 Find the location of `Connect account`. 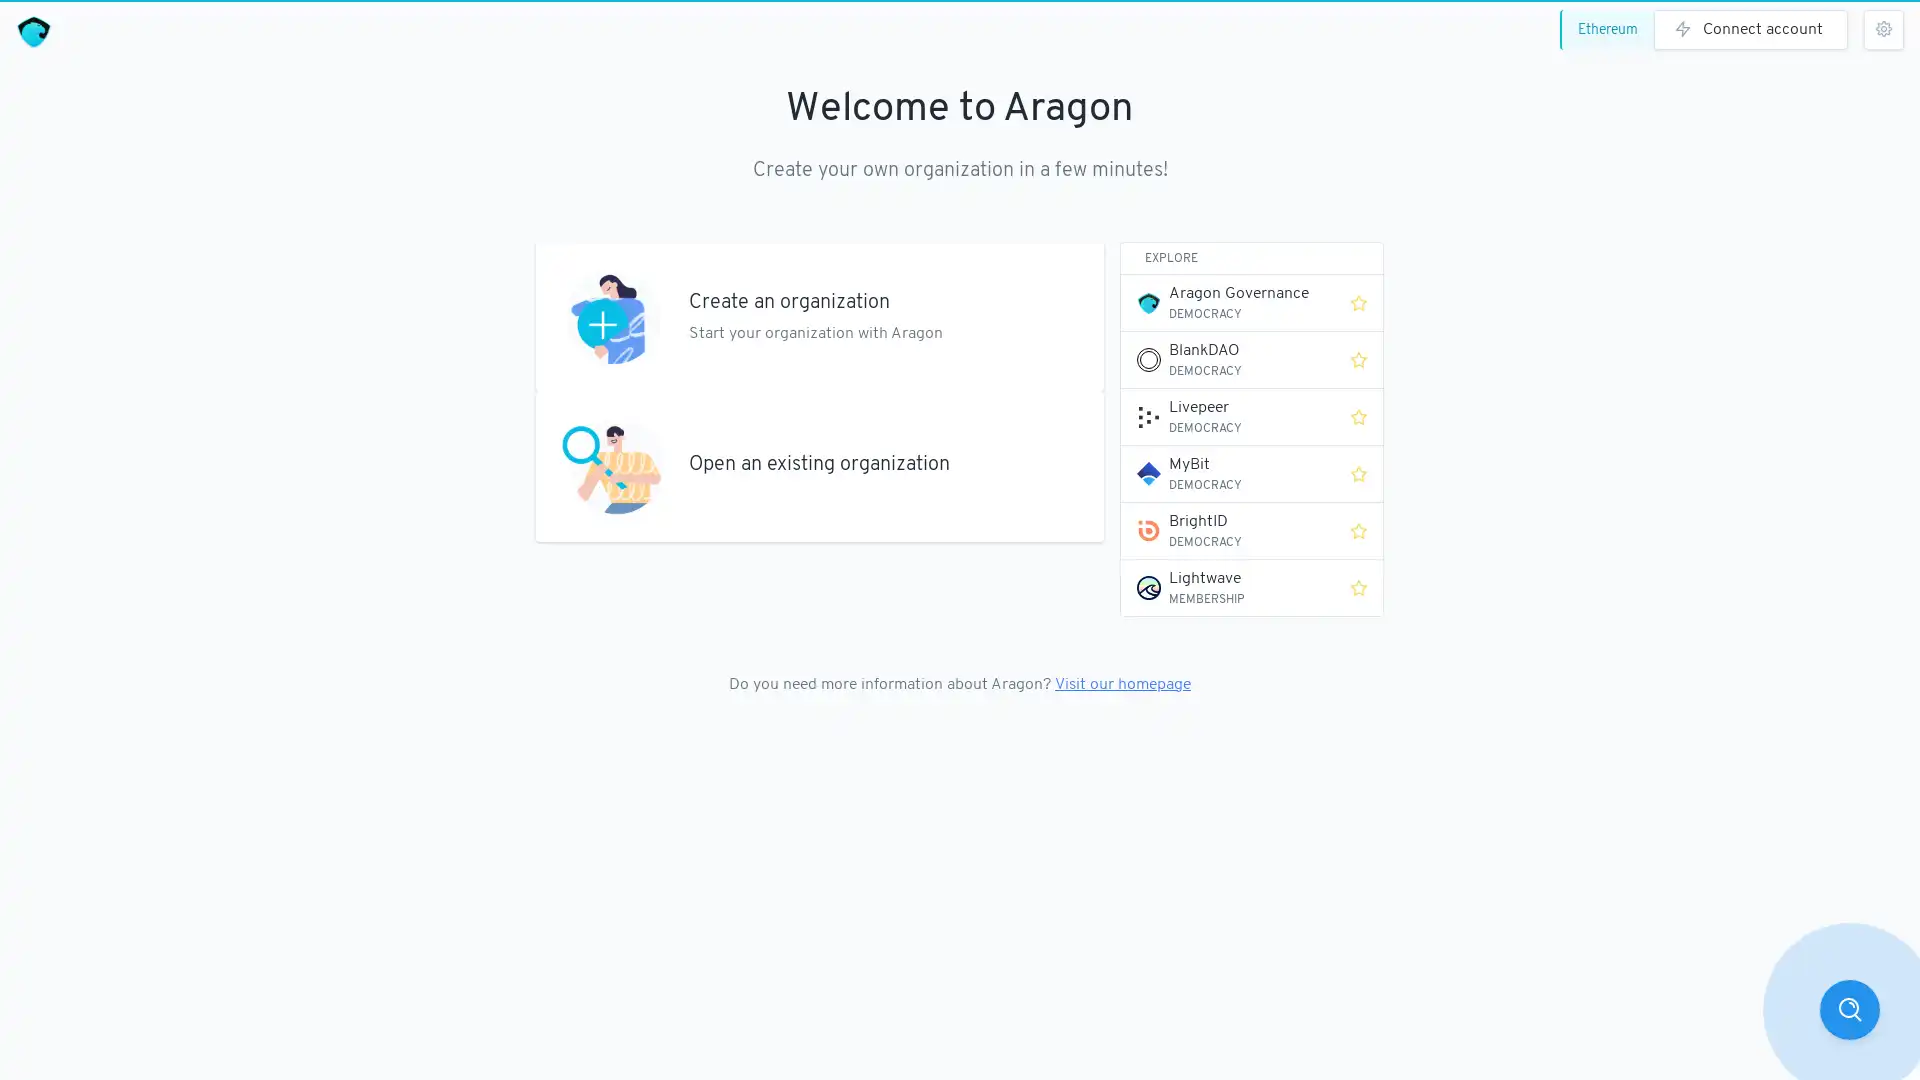

Connect account is located at coordinates (1750, 30).